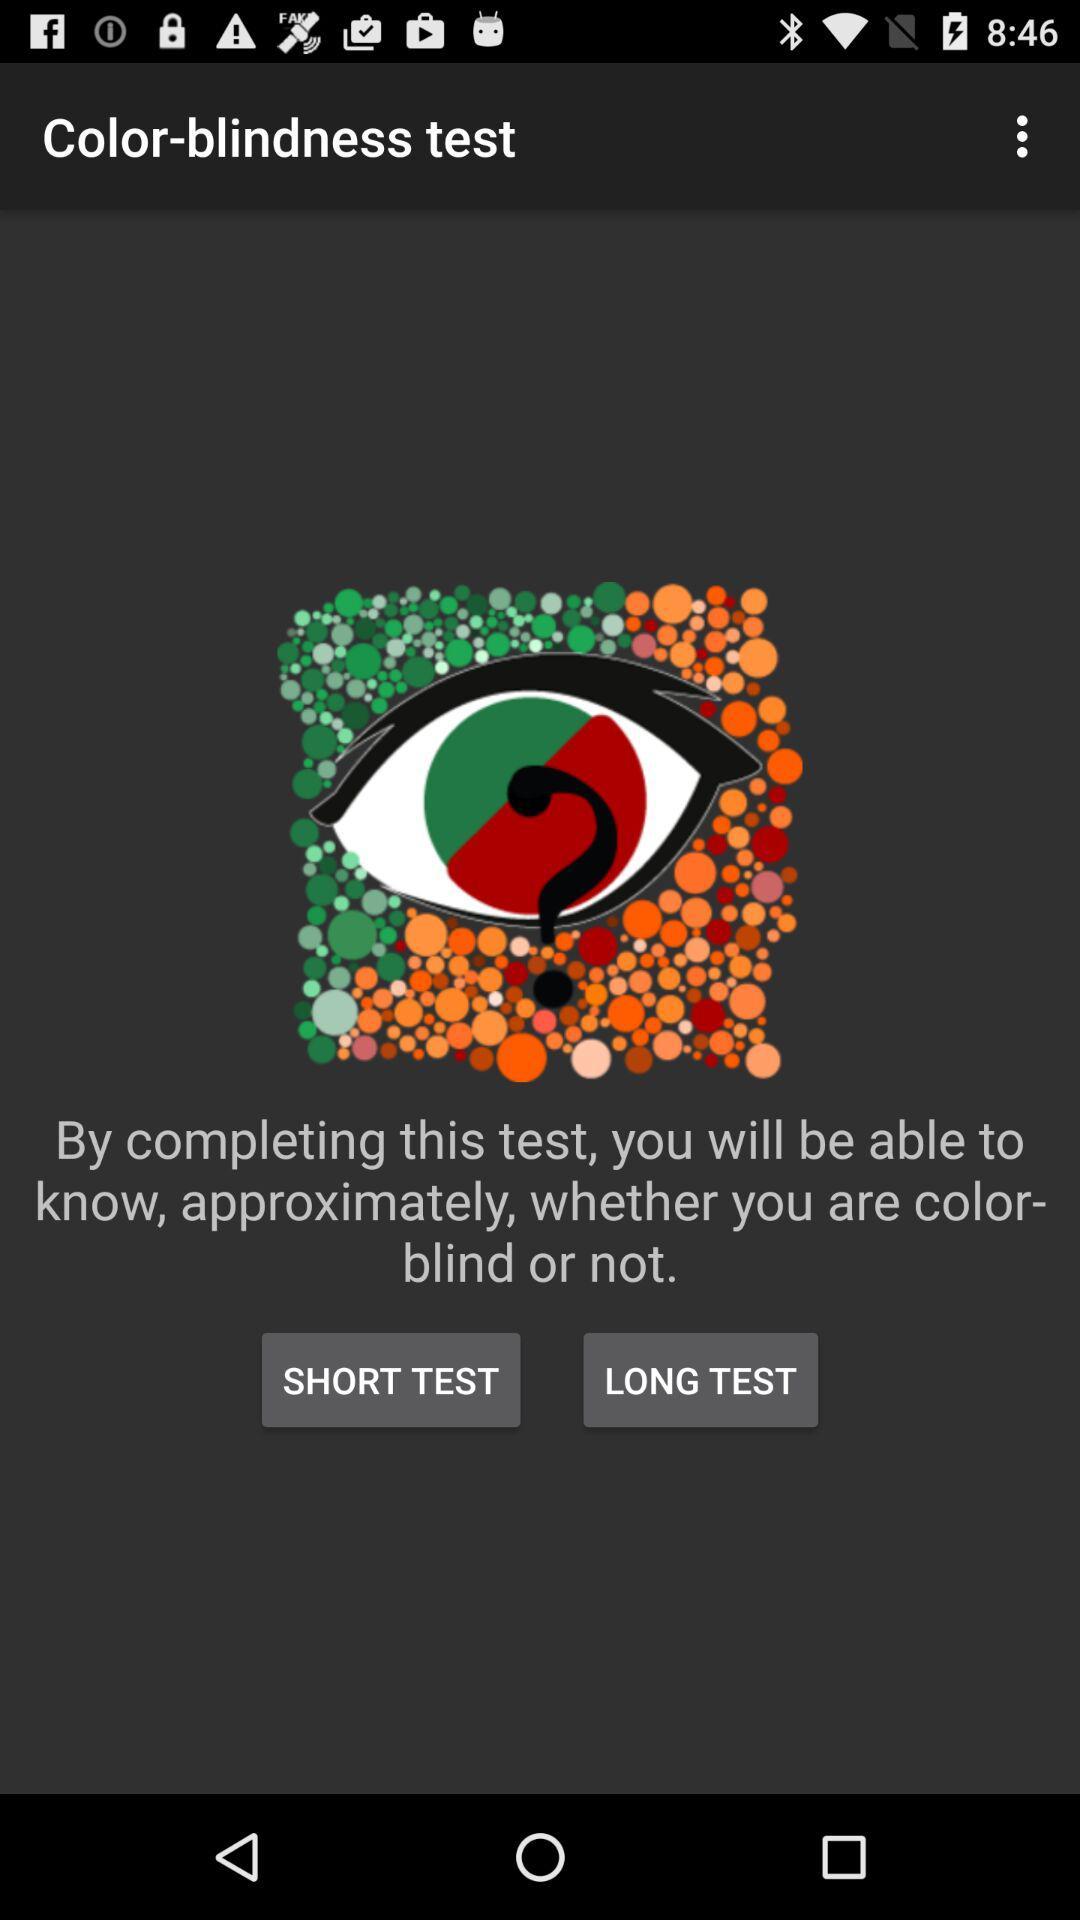 This screenshot has height=1920, width=1080. I want to click on the item to the right of the short test, so click(699, 1379).